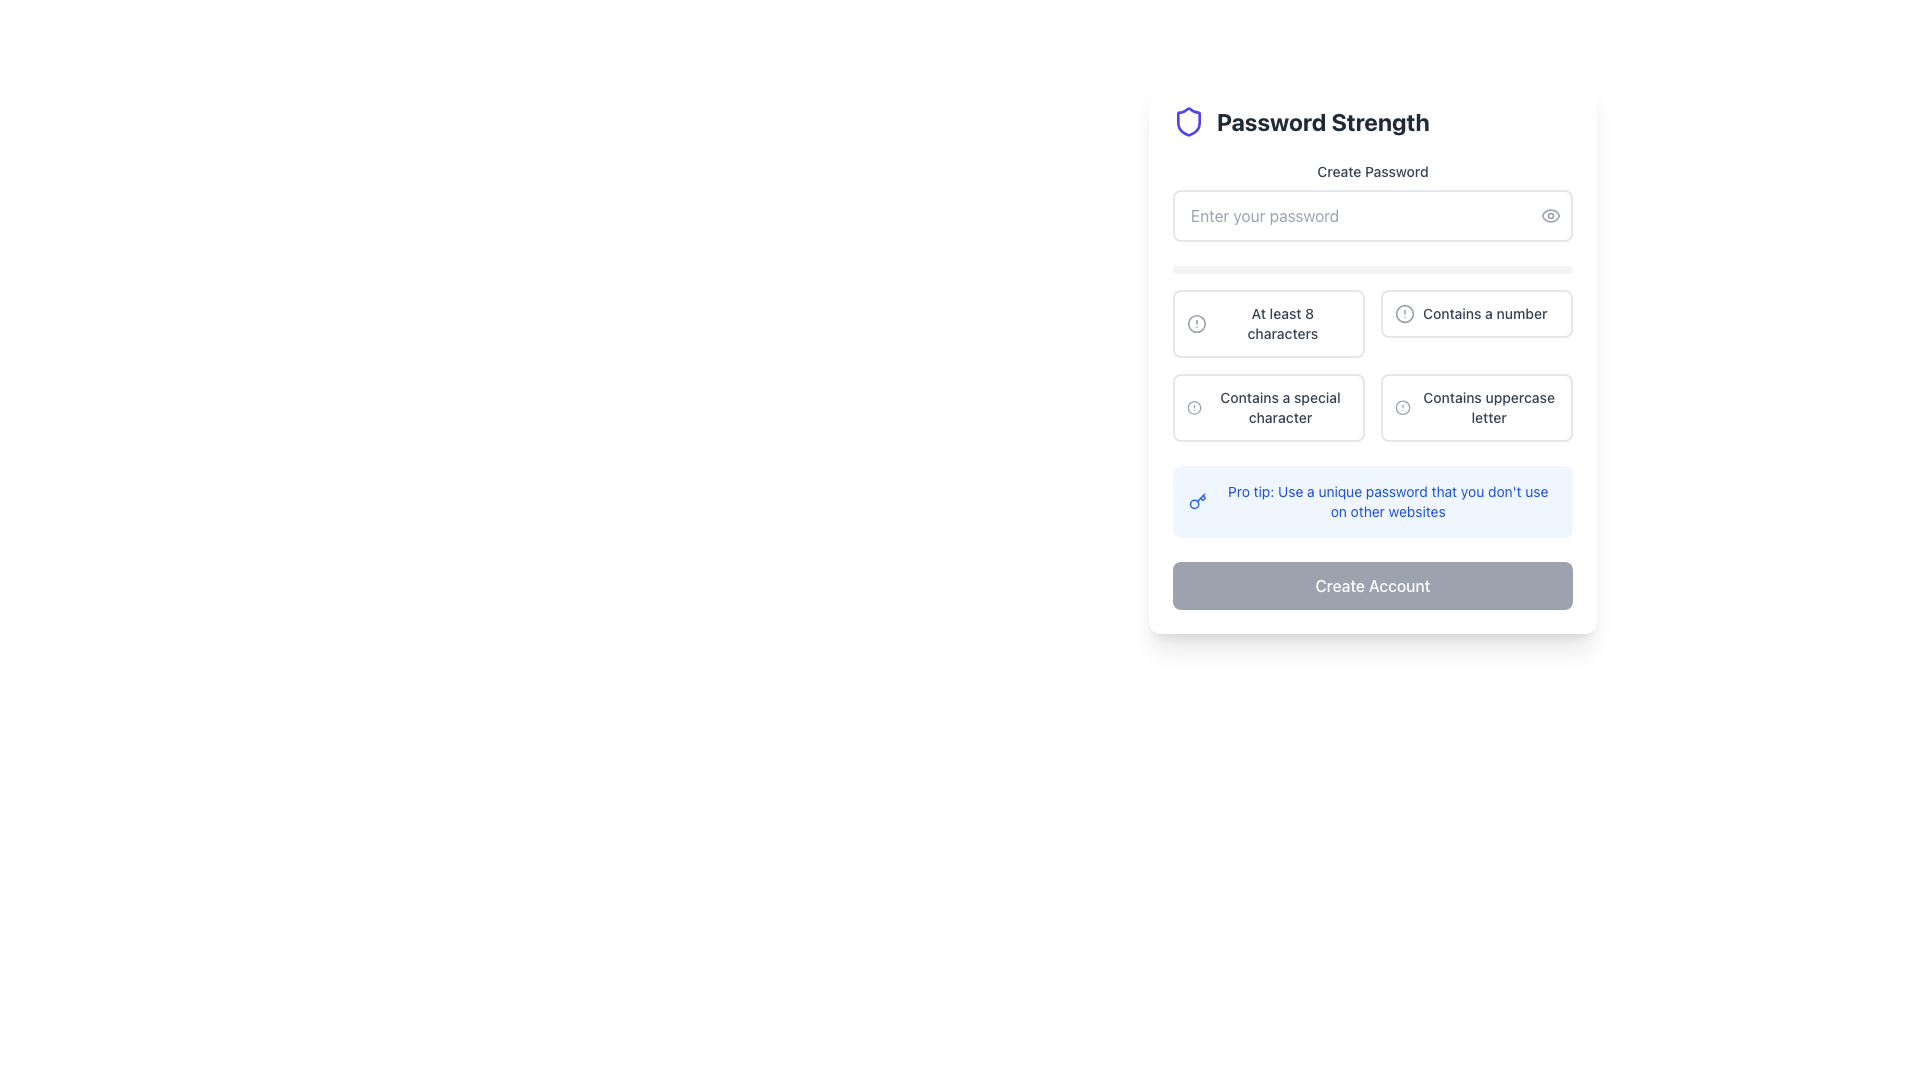 This screenshot has height=1080, width=1920. I want to click on the icon component within the 'Contains a special character' checkbox, which indicates a specific password requirement, so click(1194, 407).